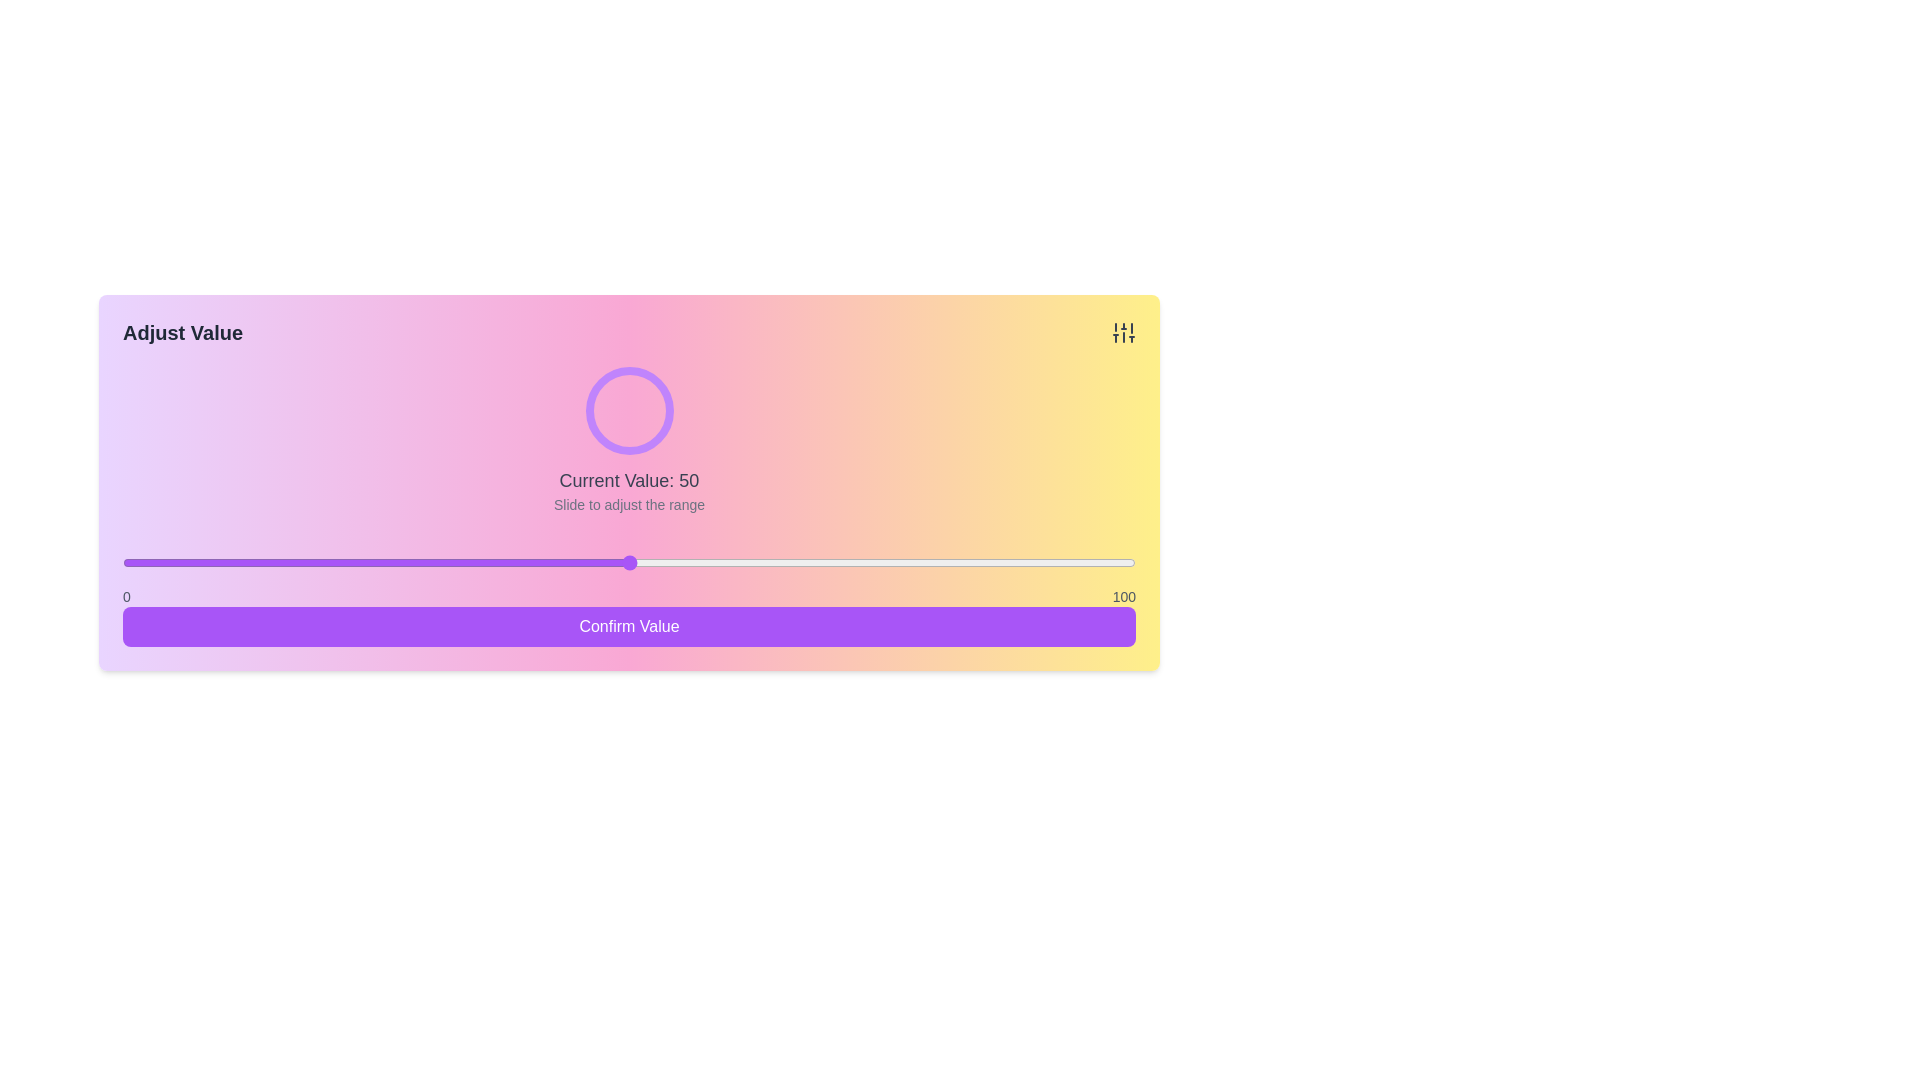 This screenshot has height=1080, width=1920. I want to click on the slider to set the value to 0, so click(122, 563).